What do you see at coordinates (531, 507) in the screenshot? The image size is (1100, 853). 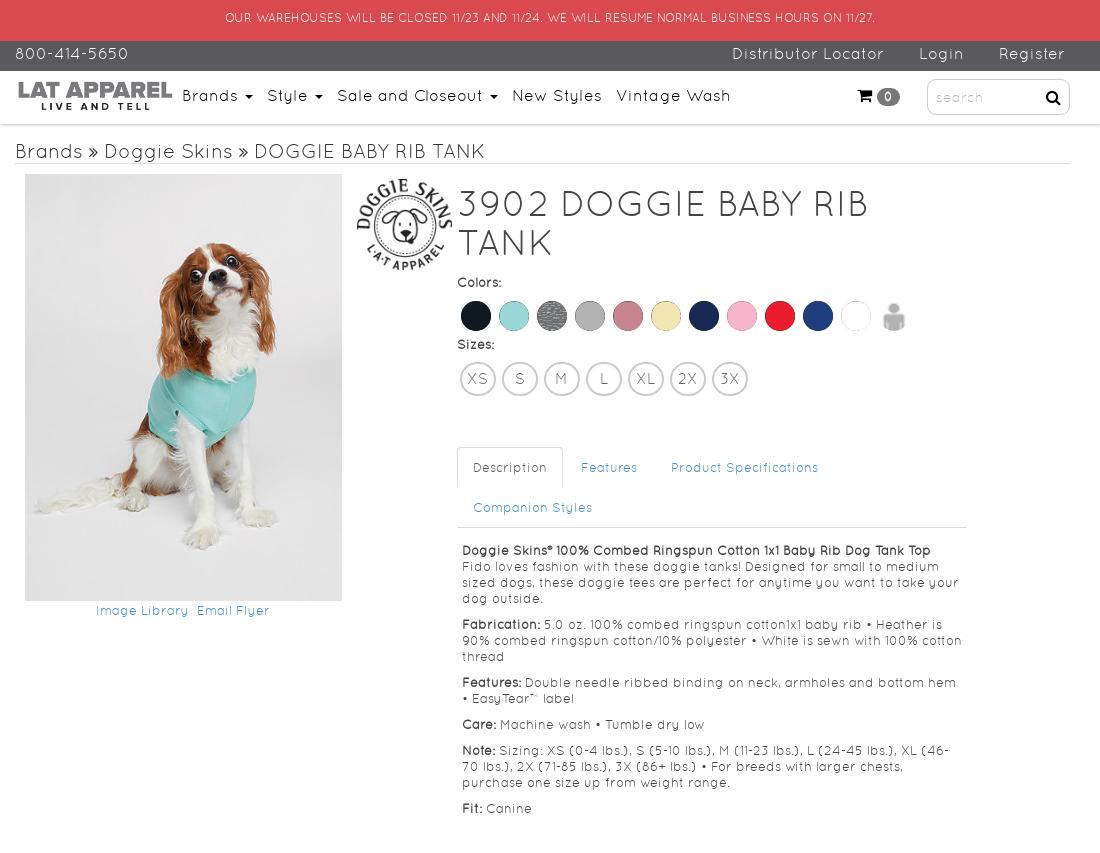 I see `'Companion Styles'` at bounding box center [531, 507].